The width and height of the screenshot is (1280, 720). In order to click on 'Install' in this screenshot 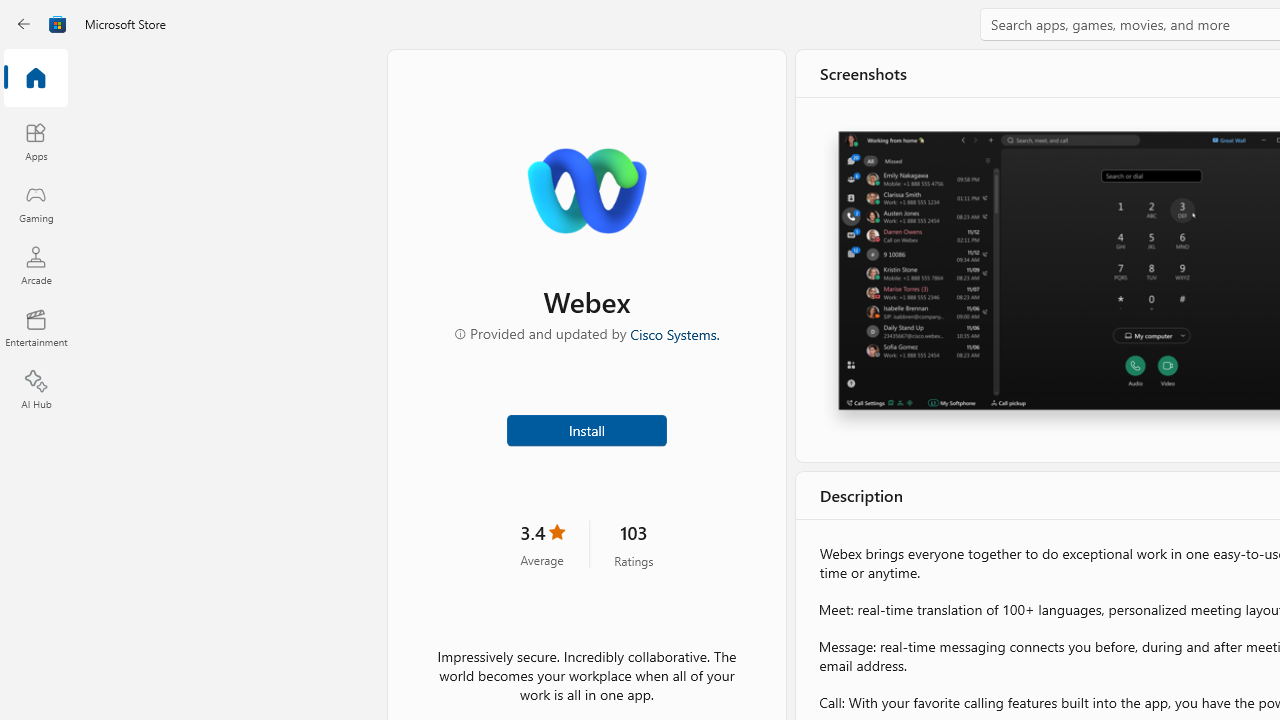, I will do `click(585, 428)`.